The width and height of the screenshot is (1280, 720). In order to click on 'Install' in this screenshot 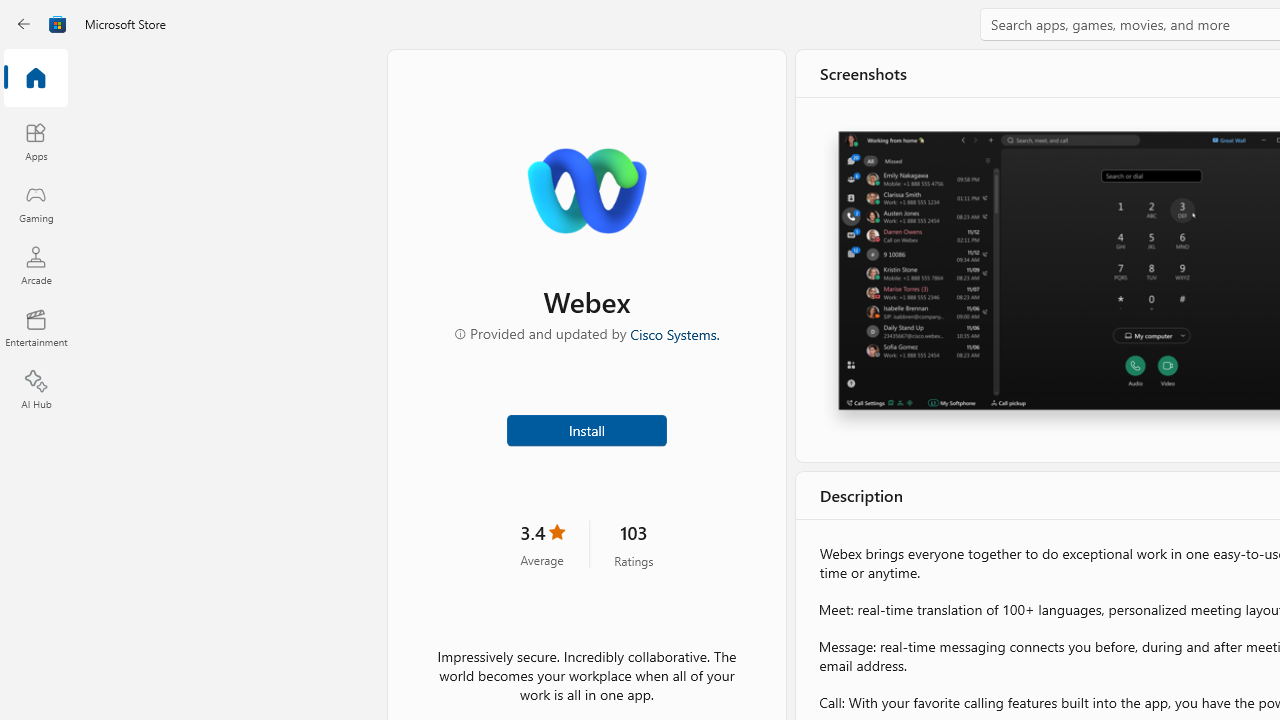, I will do `click(585, 428)`.